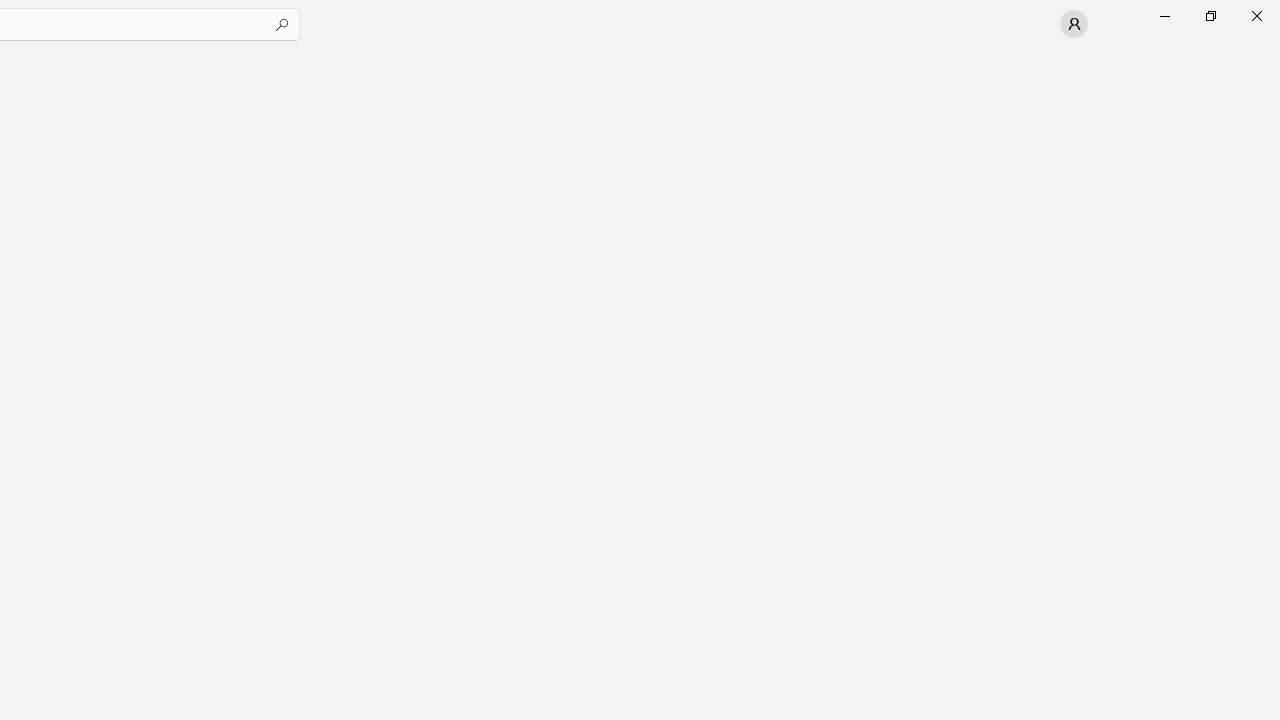 The height and width of the screenshot is (720, 1280). Describe the element at coordinates (1209, 15) in the screenshot. I see `'Restore Microsoft Store'` at that location.